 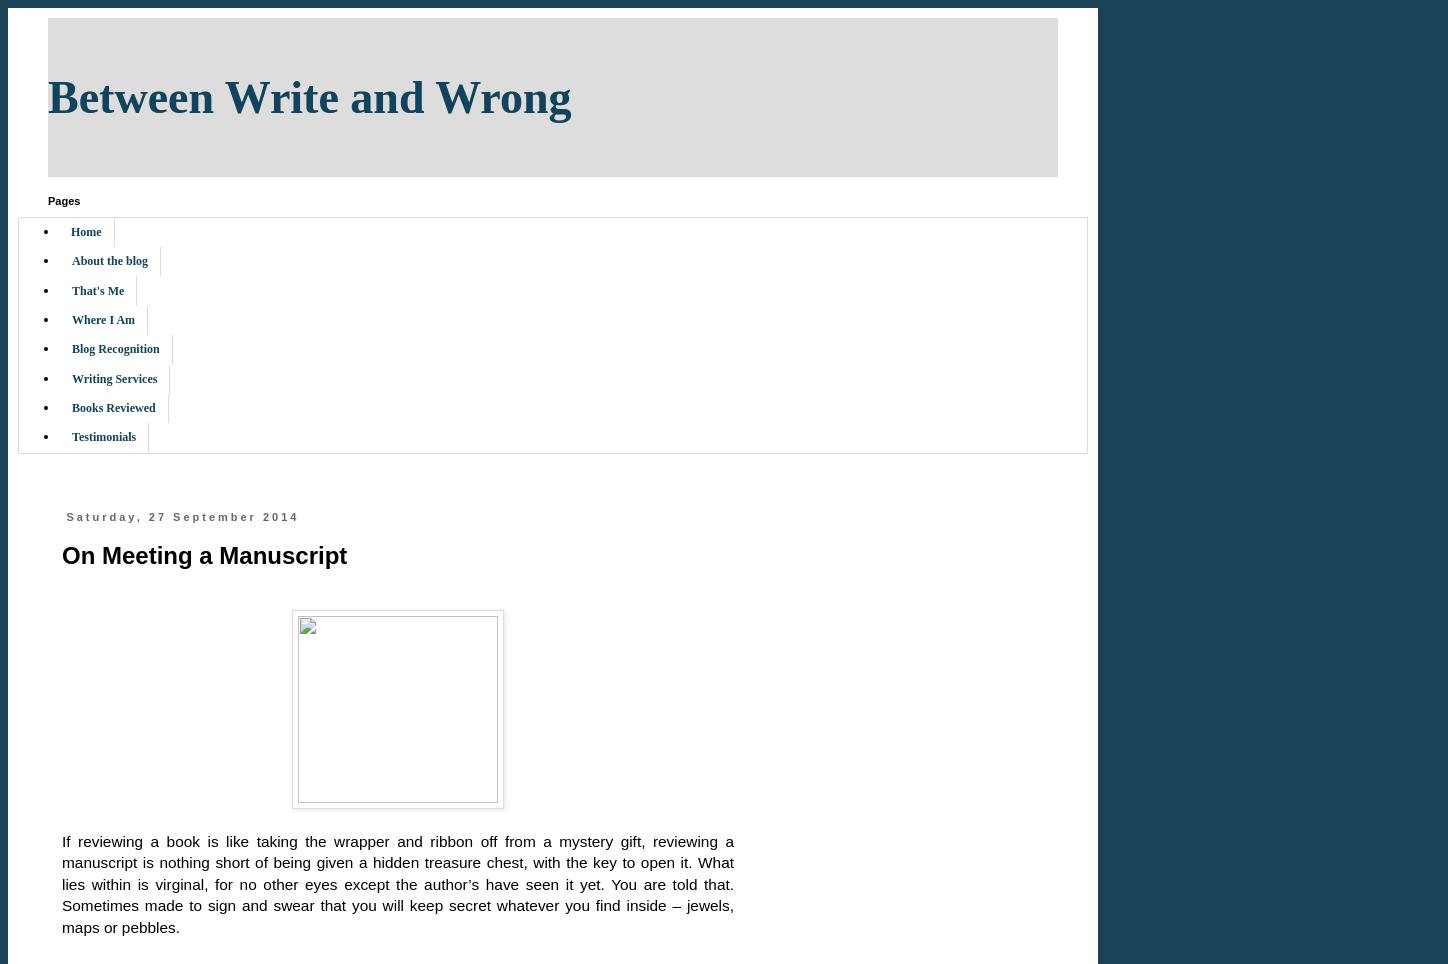 I want to click on 'Writing Services', so click(x=113, y=377).